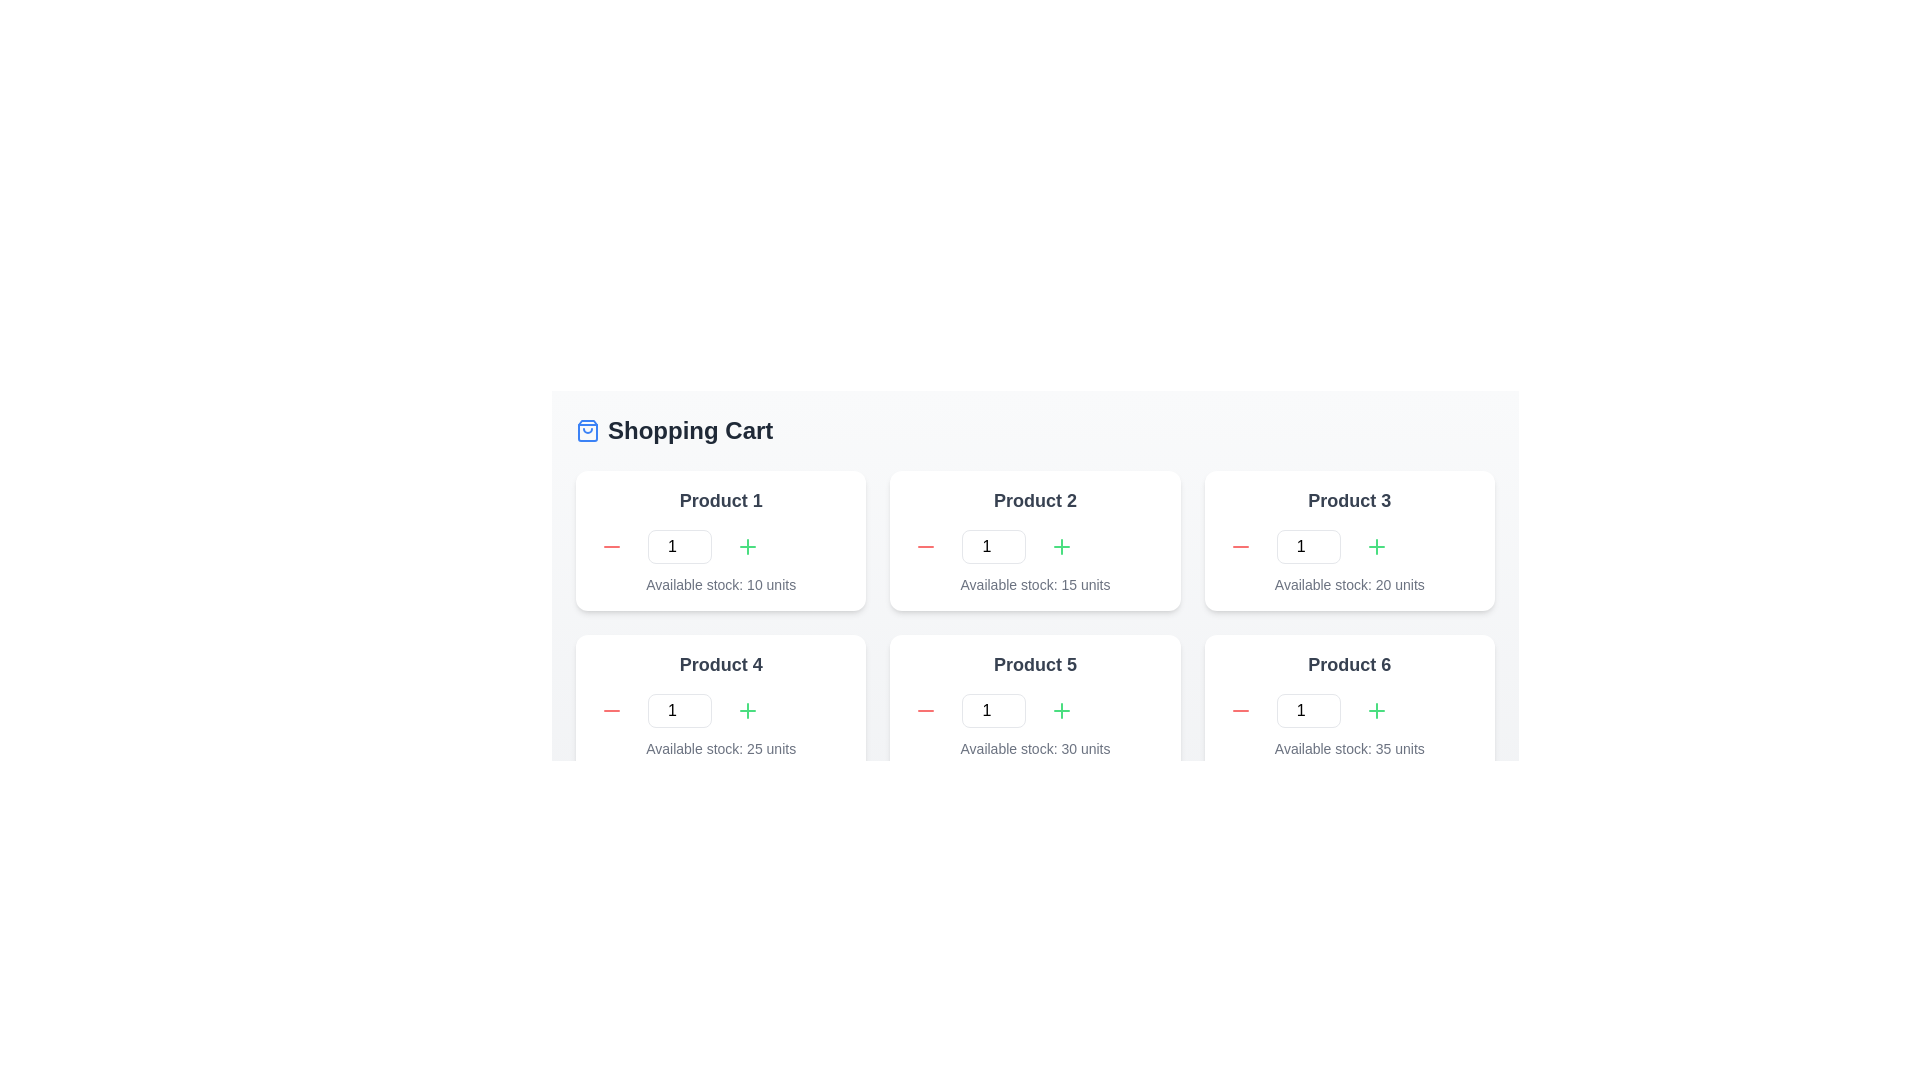 The height and width of the screenshot is (1080, 1920). I want to click on the static text label displaying 'Available stock: 20 units', which is located at the bottom of the card for 'Product 3' in the shopping cart interface, so click(1349, 585).